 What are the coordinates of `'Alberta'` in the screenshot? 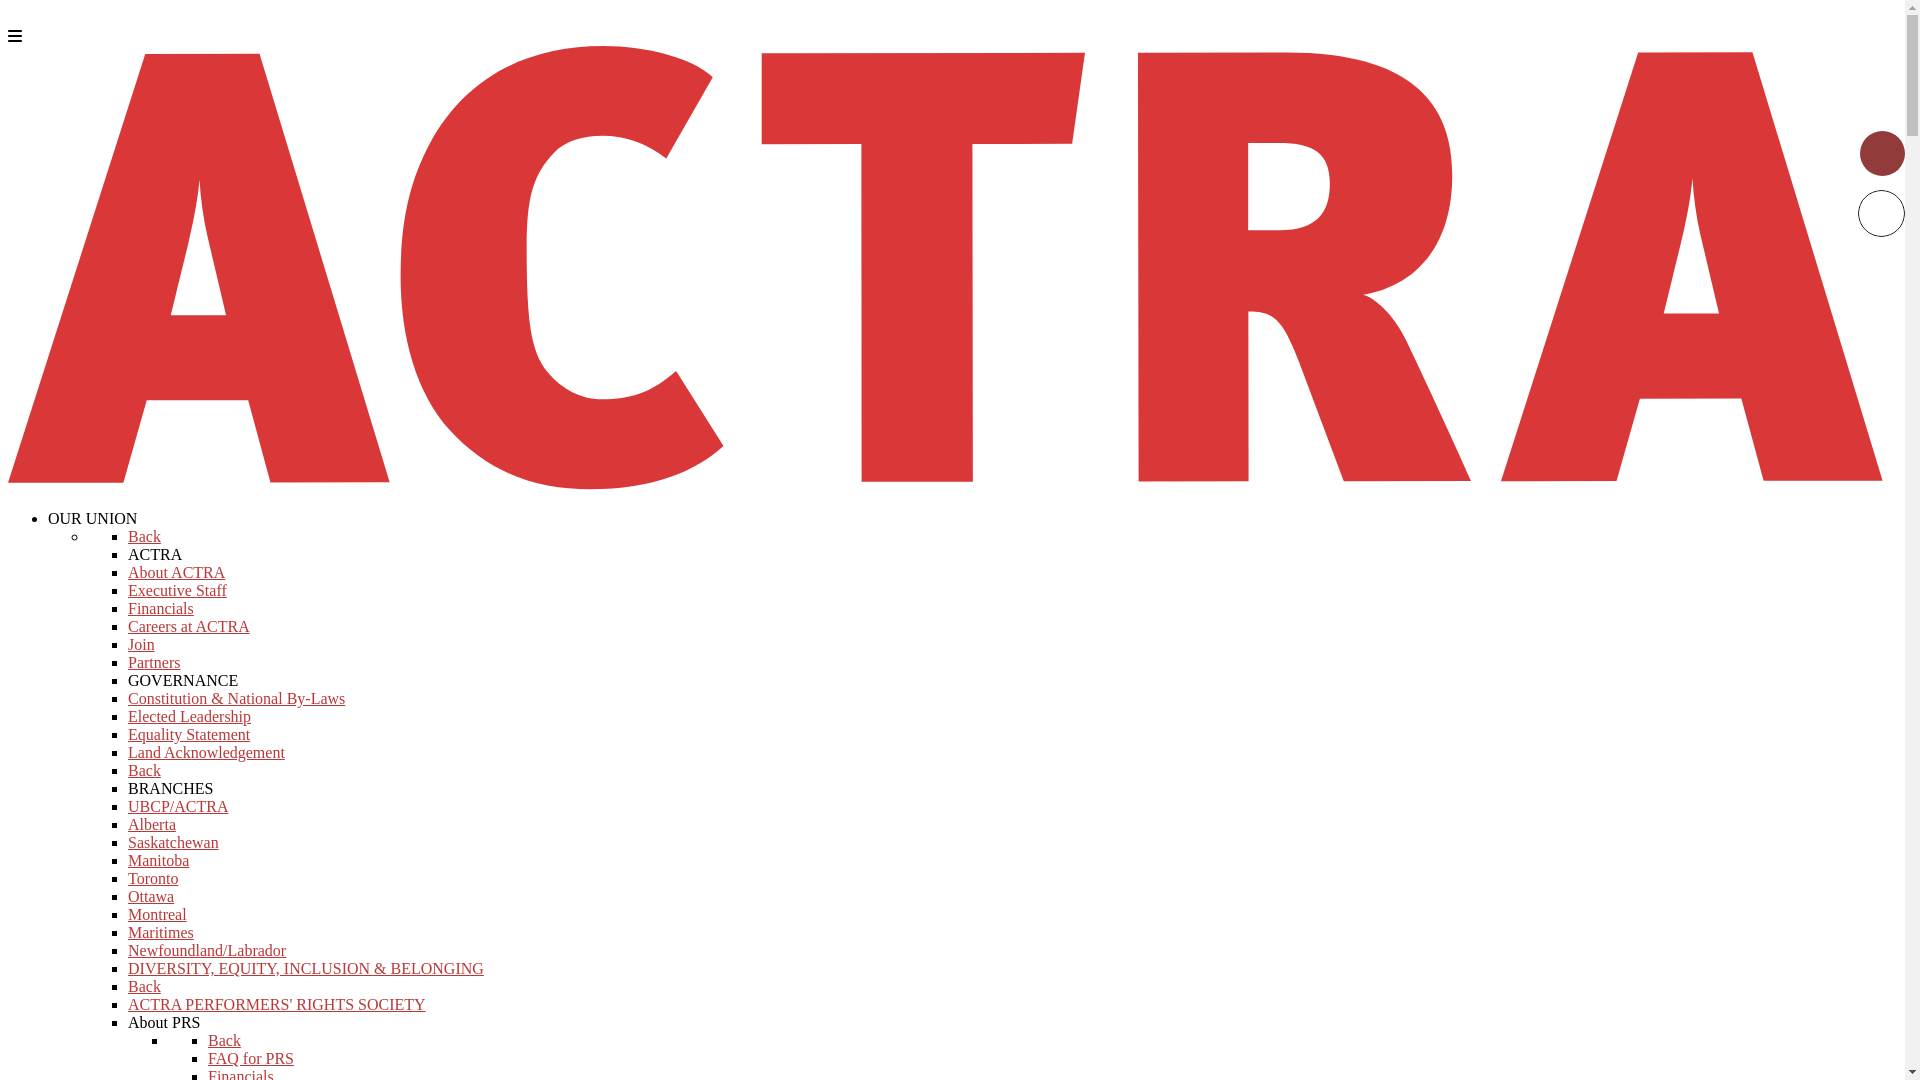 It's located at (151, 824).